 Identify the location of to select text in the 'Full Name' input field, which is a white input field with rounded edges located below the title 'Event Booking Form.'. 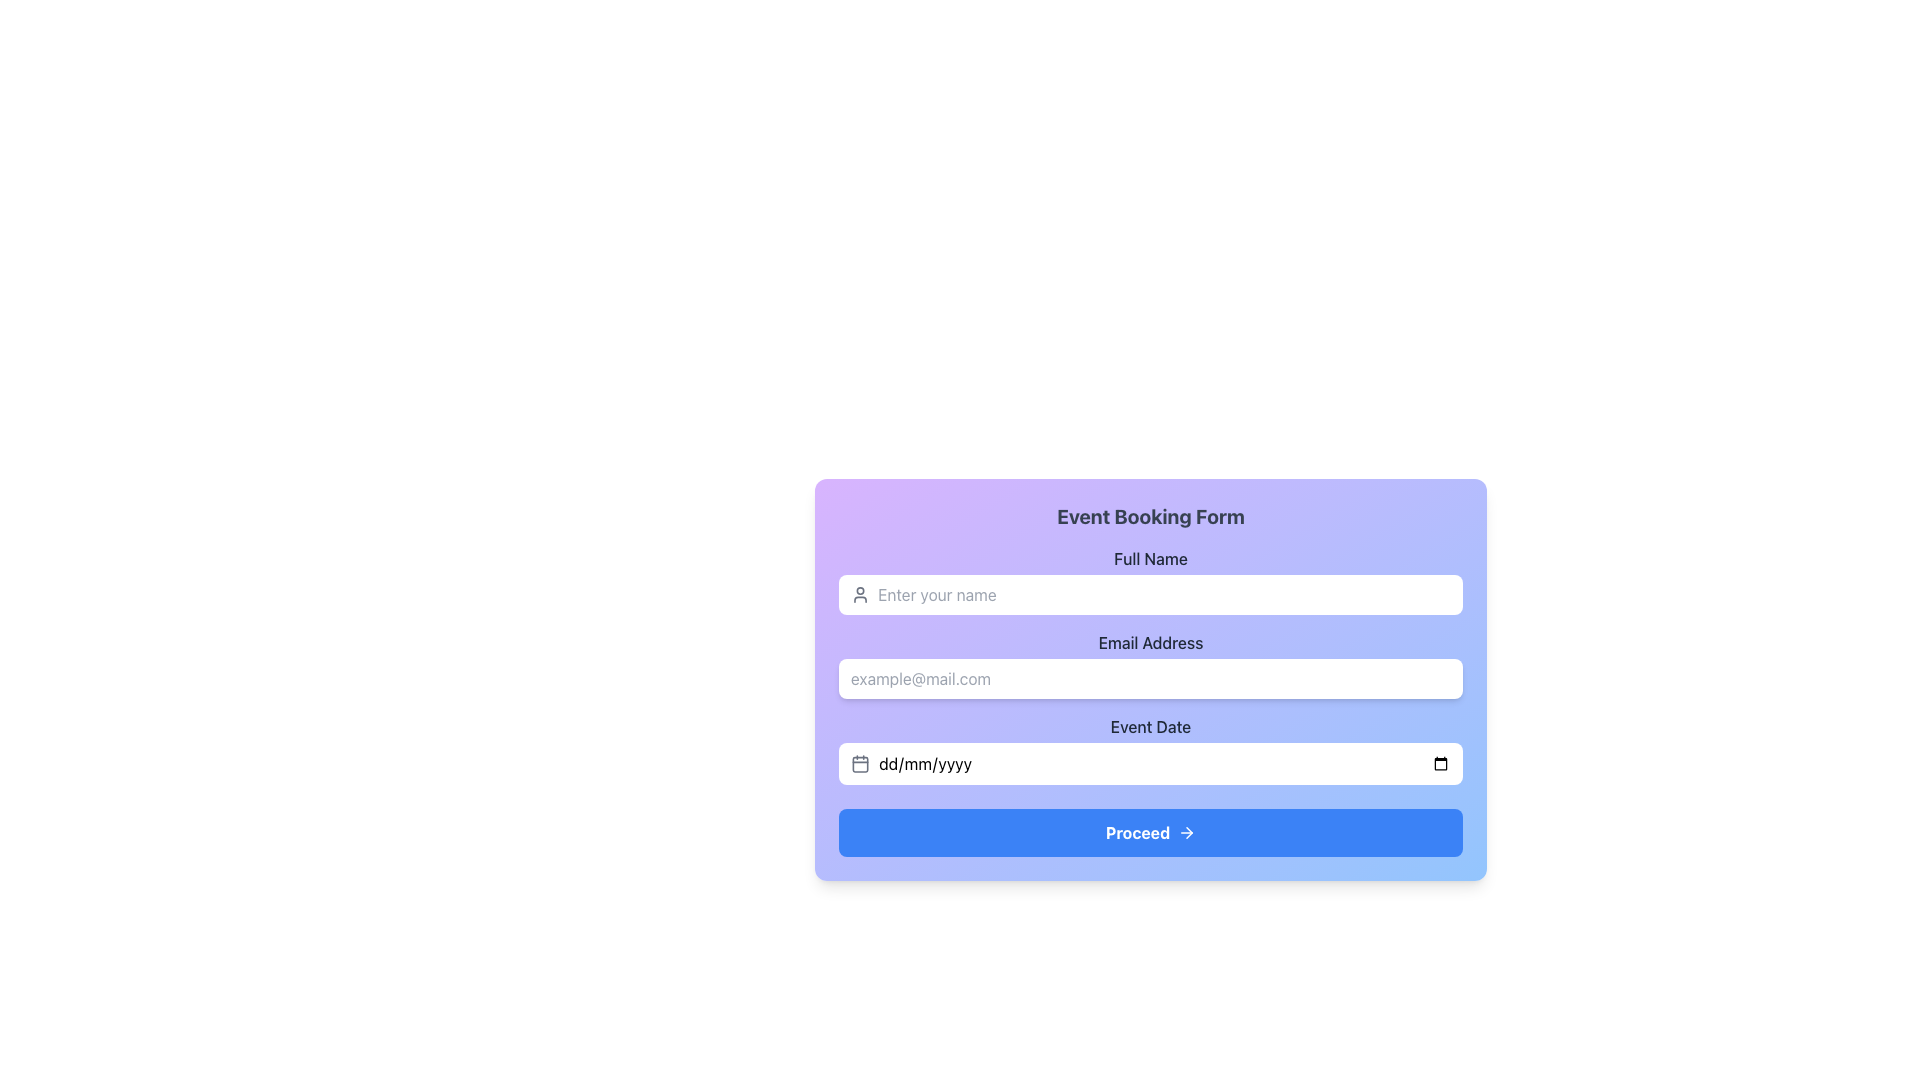
(1151, 581).